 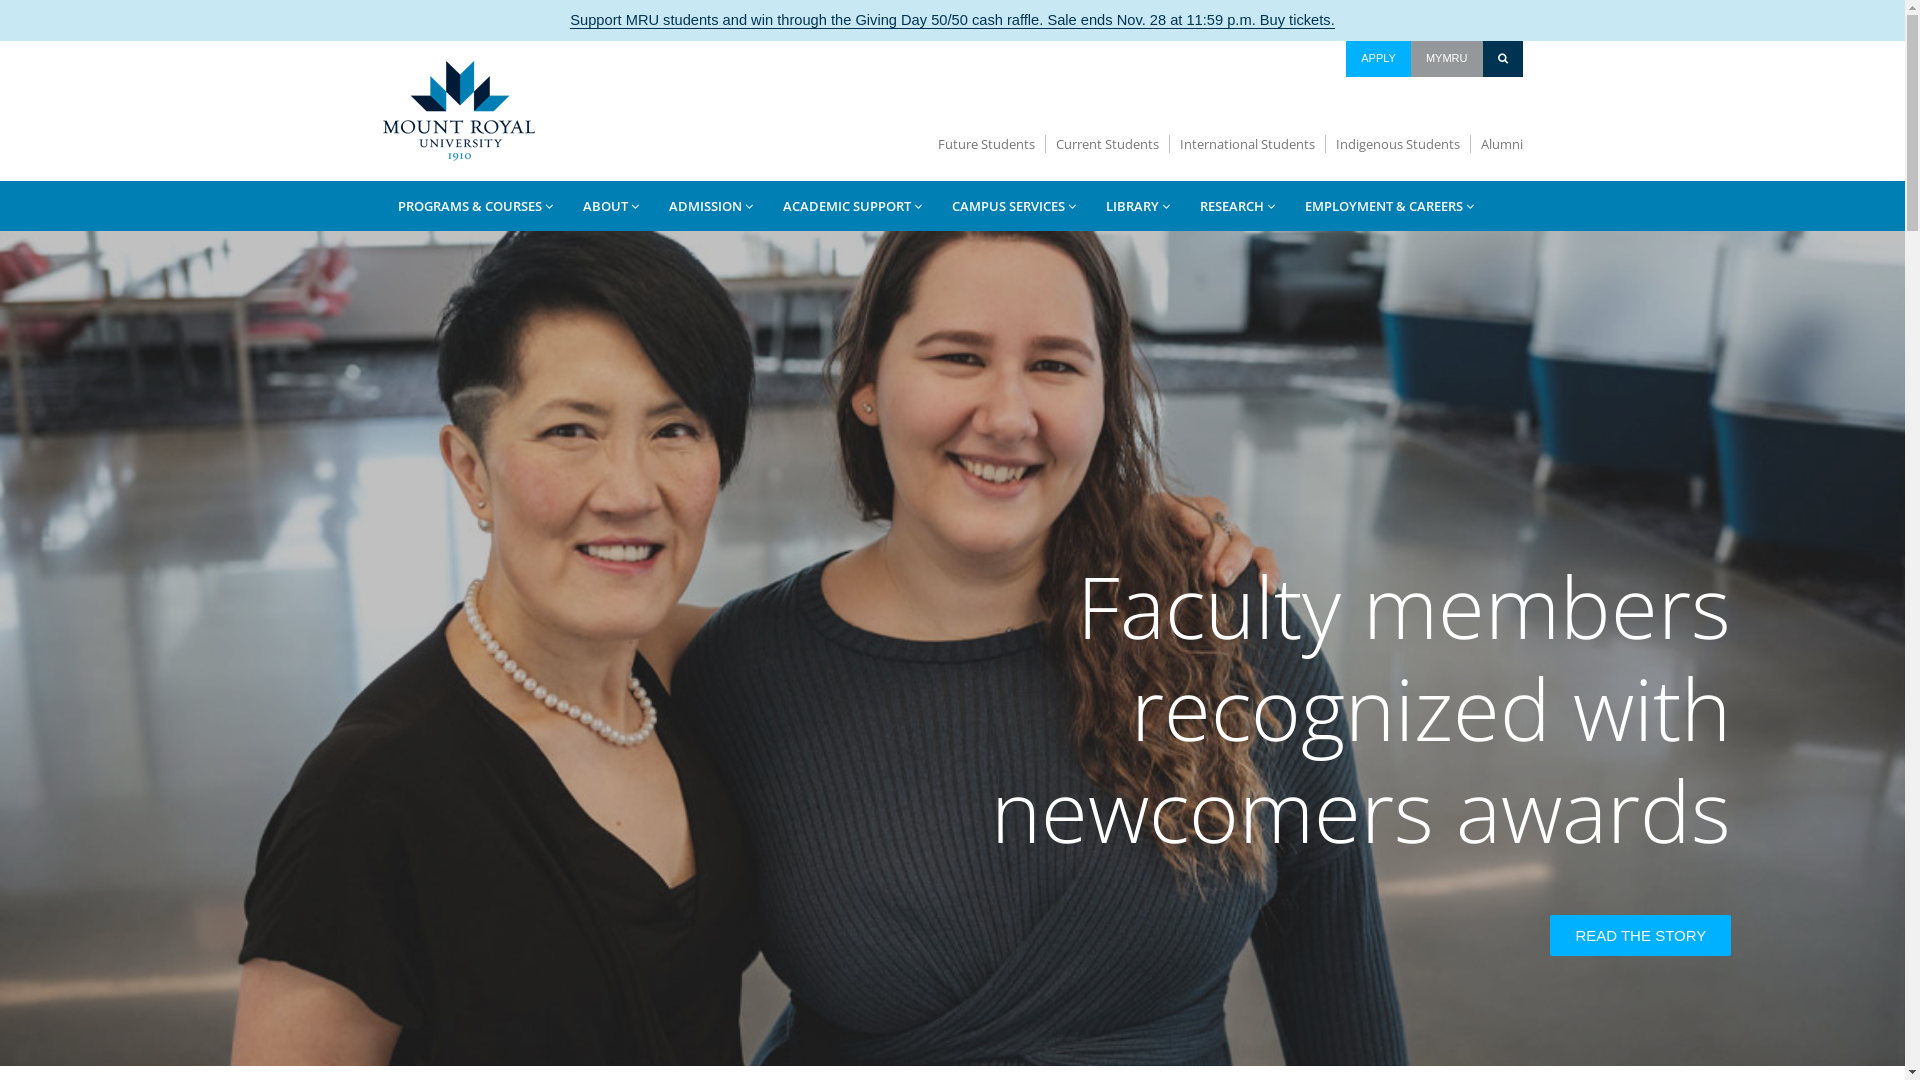 I want to click on 'READ THE STORY', so click(x=1640, y=935).